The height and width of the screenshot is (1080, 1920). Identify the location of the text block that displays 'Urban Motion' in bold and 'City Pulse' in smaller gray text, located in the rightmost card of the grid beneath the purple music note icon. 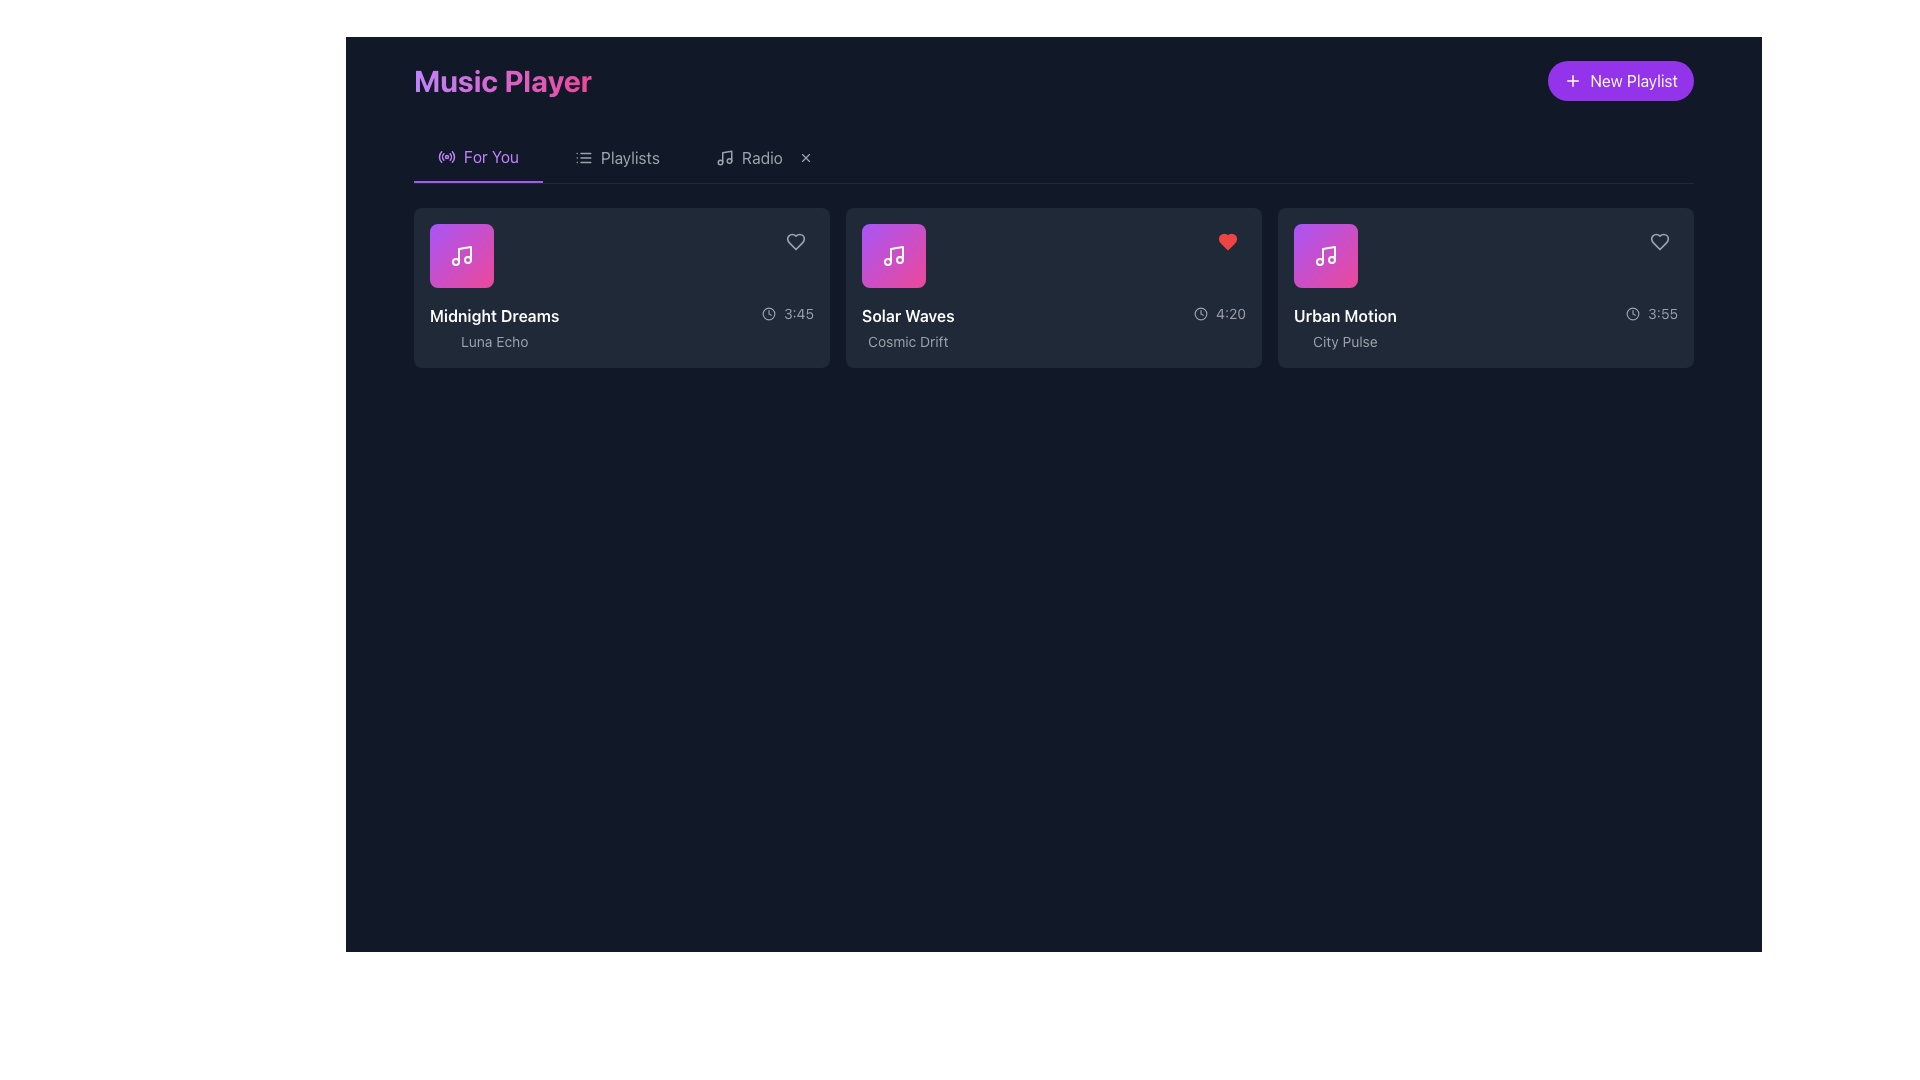
(1345, 326).